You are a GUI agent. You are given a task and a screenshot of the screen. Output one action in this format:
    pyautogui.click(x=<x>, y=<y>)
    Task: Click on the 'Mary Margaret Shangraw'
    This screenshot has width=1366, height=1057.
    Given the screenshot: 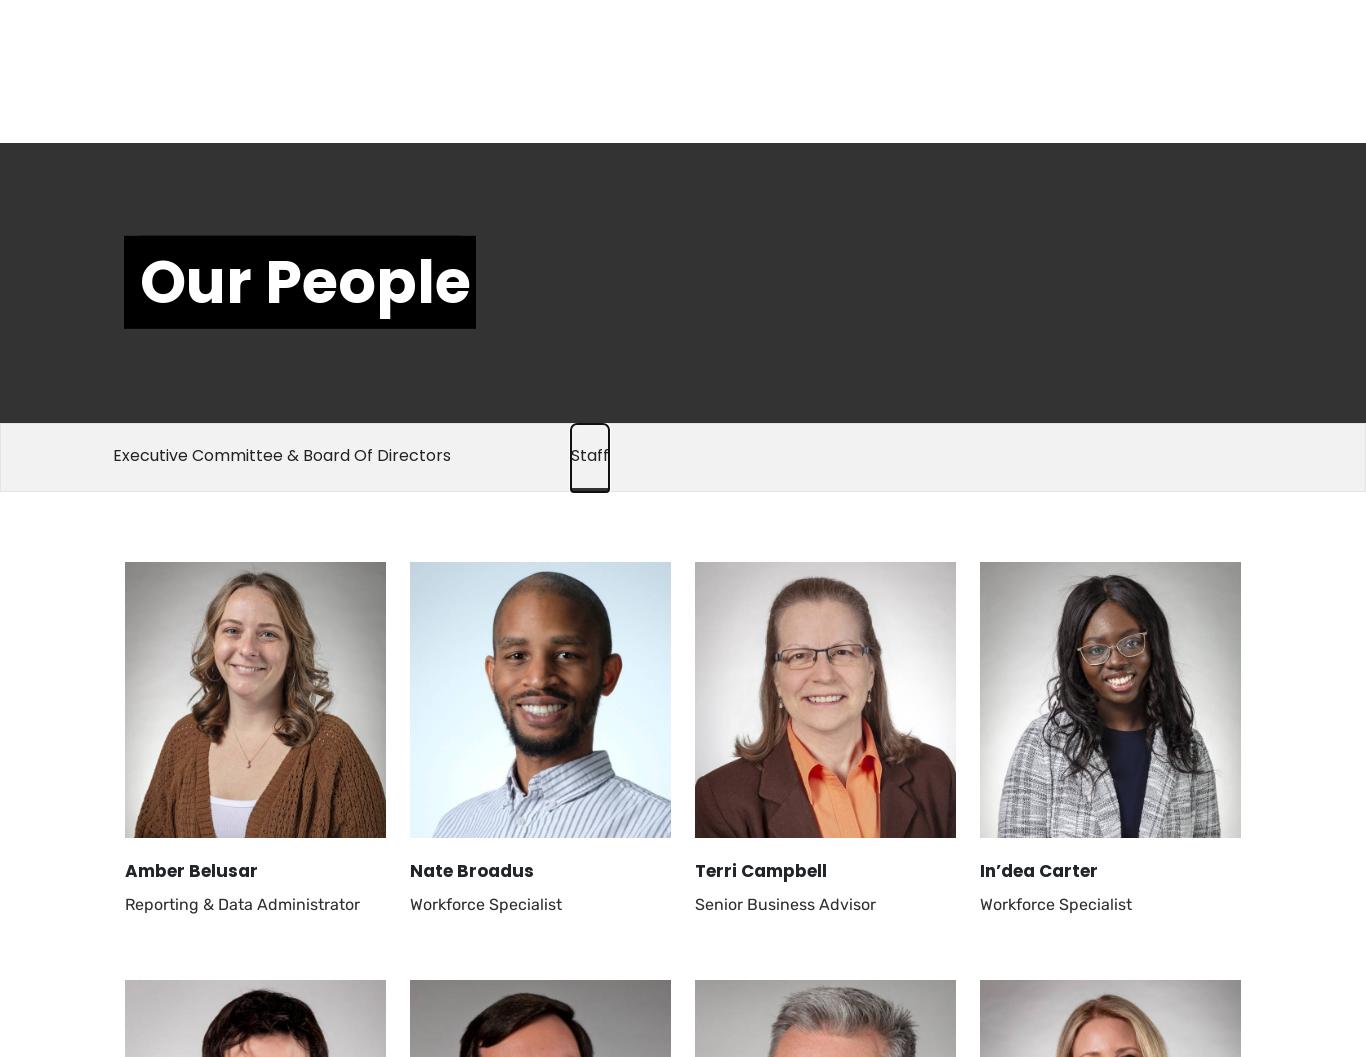 What is the action you would take?
    pyautogui.click(x=123, y=946)
    